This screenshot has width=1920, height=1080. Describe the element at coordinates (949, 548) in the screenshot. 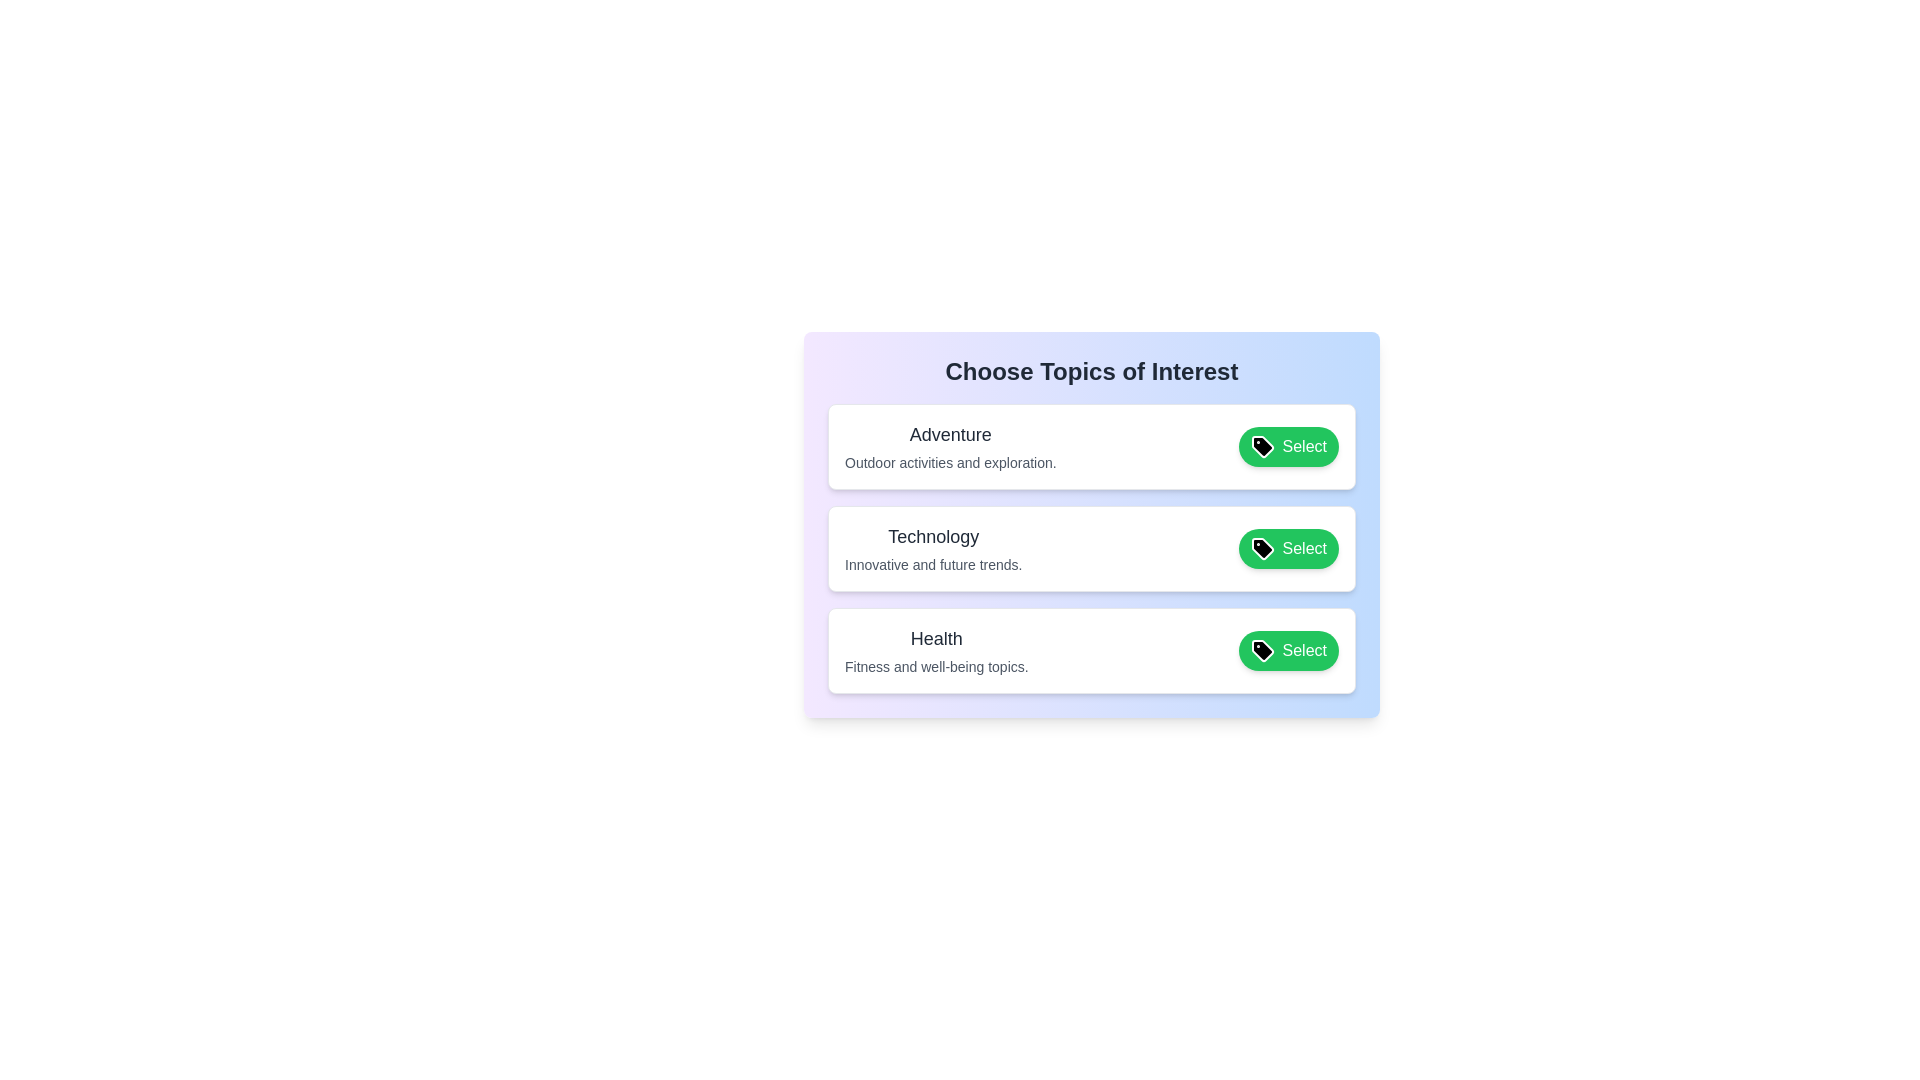

I see `the tag item labeled 'Technology'` at that location.